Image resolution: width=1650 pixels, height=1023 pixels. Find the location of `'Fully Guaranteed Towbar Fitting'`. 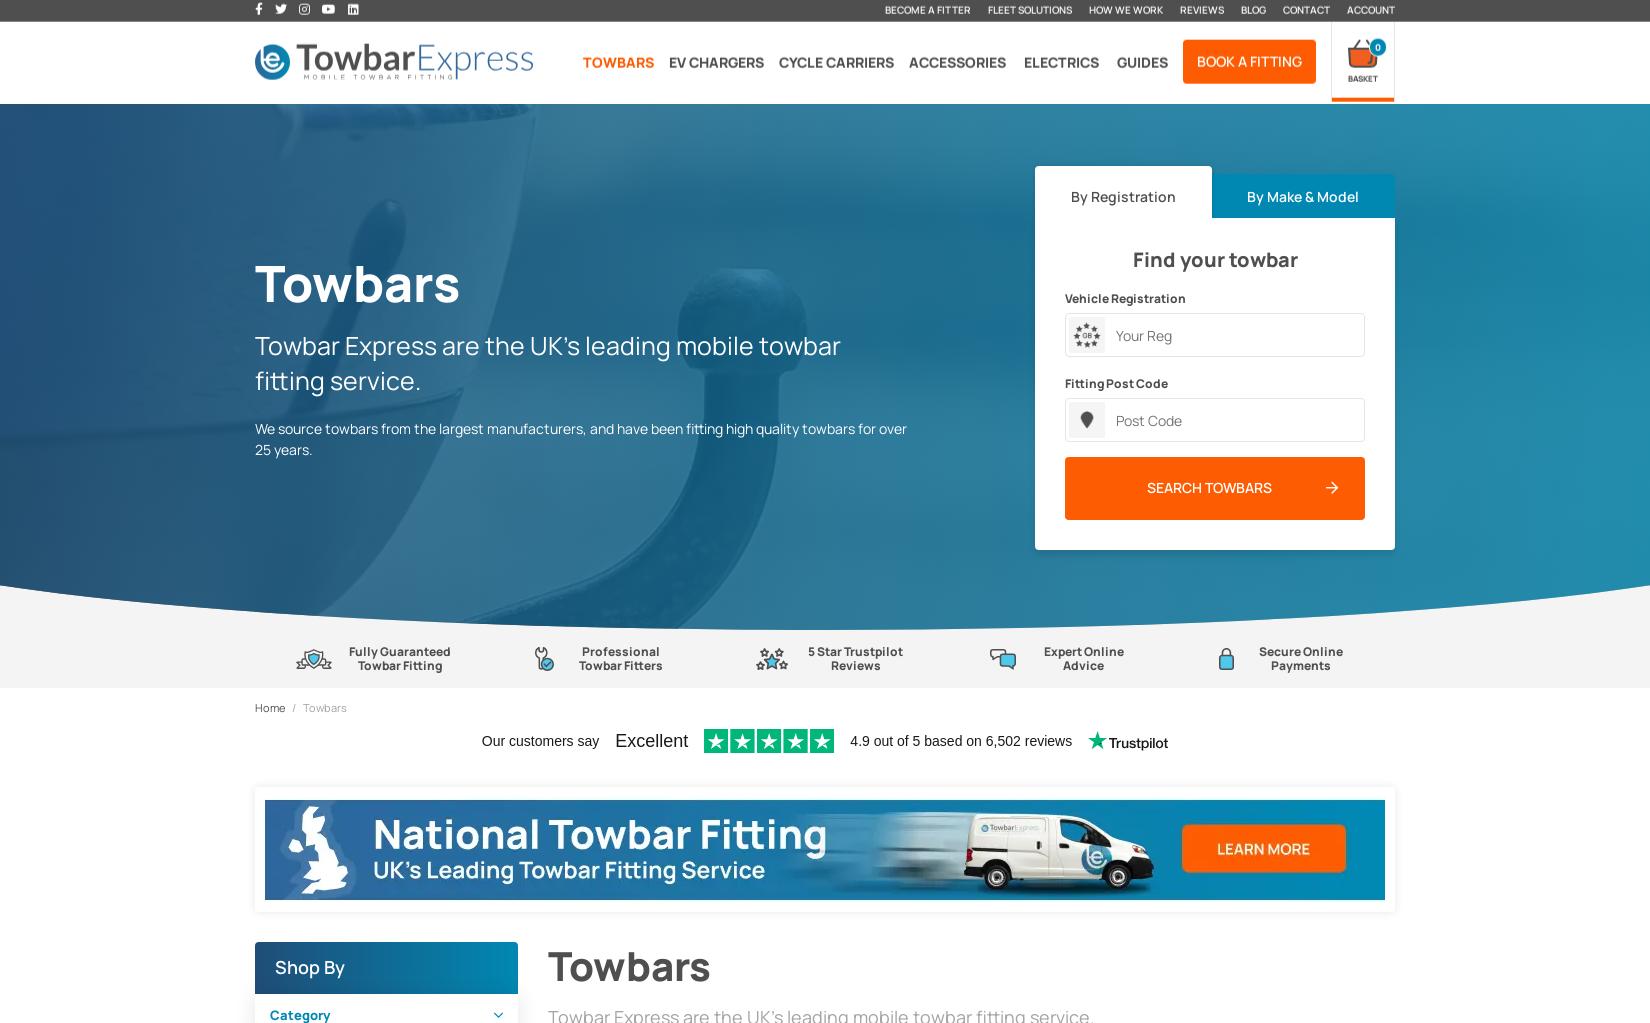

'Fully Guaranteed Towbar Fitting' is located at coordinates (398, 657).